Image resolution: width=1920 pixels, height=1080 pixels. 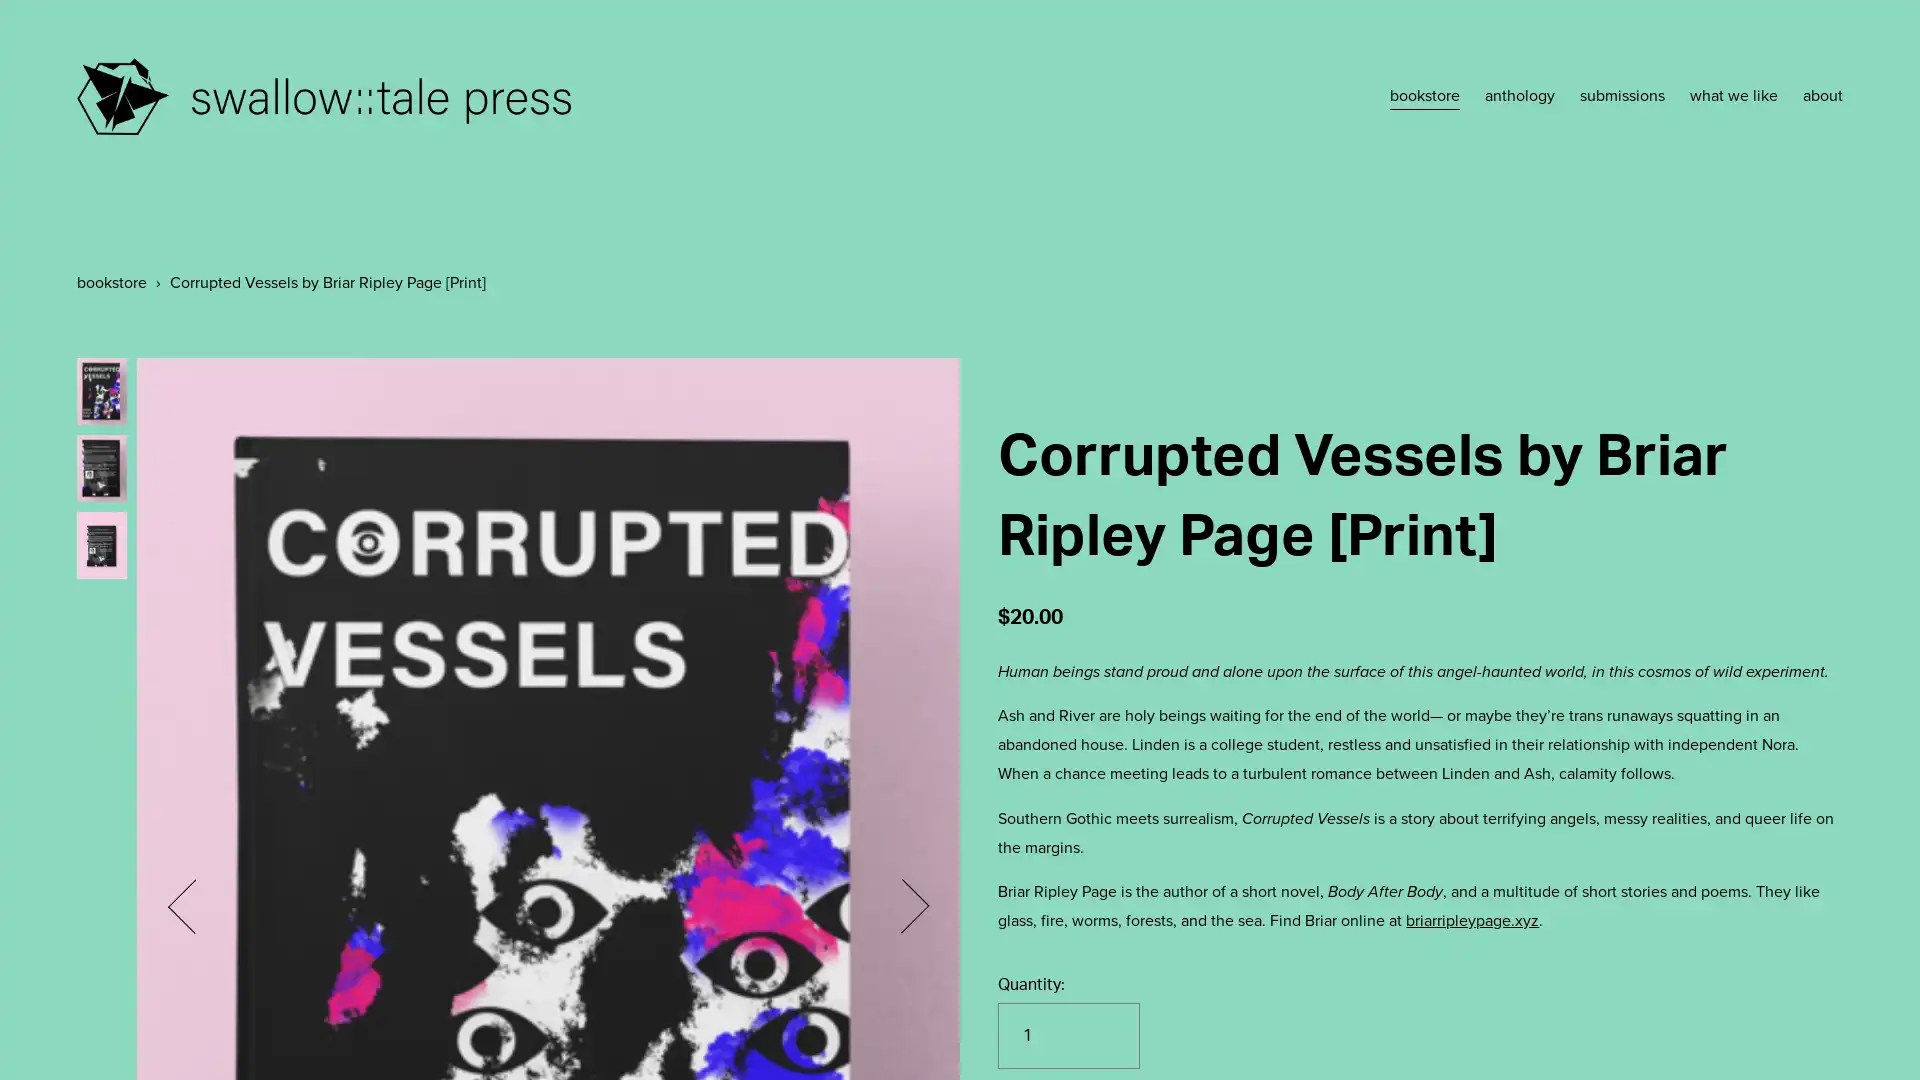 What do you see at coordinates (99, 467) in the screenshot?
I see `Image 2 of 3` at bounding box center [99, 467].